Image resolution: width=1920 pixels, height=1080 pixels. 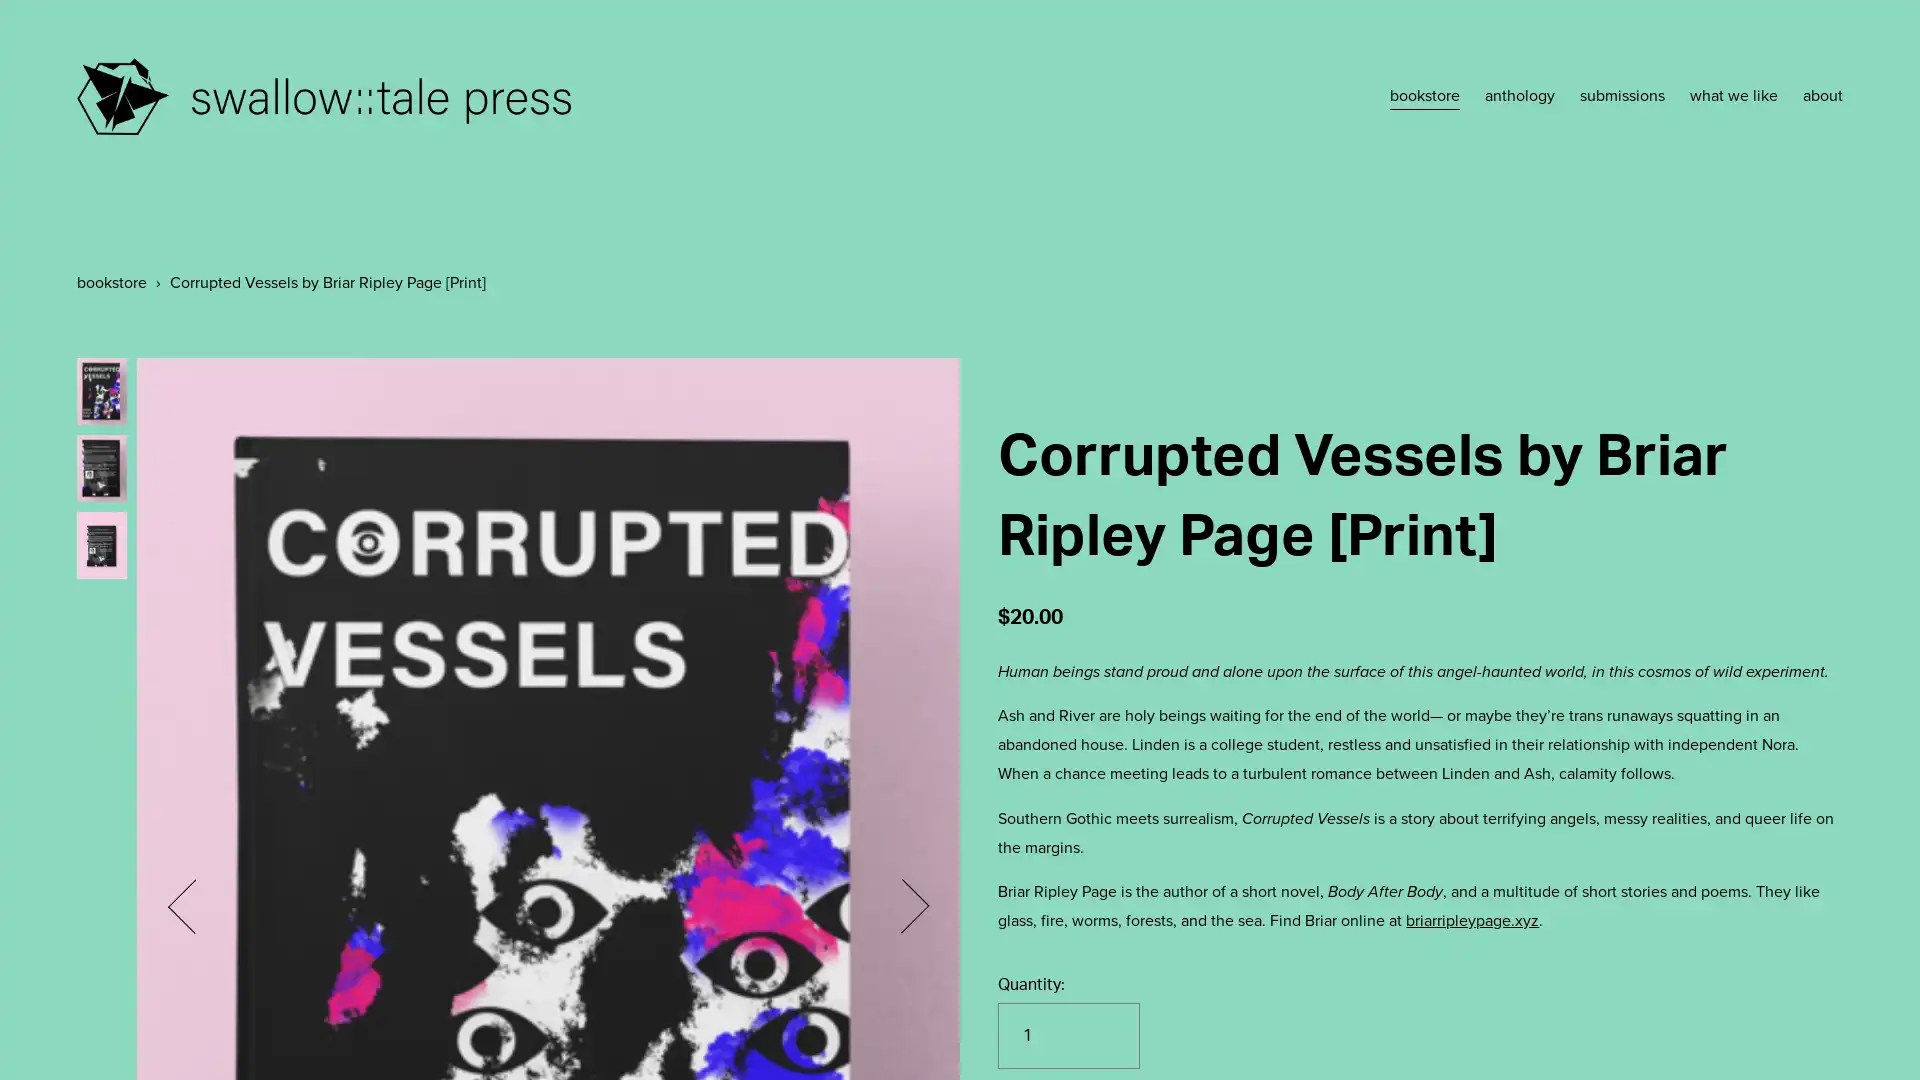 What do you see at coordinates (99, 467) in the screenshot?
I see `Image 2 of 3` at bounding box center [99, 467].